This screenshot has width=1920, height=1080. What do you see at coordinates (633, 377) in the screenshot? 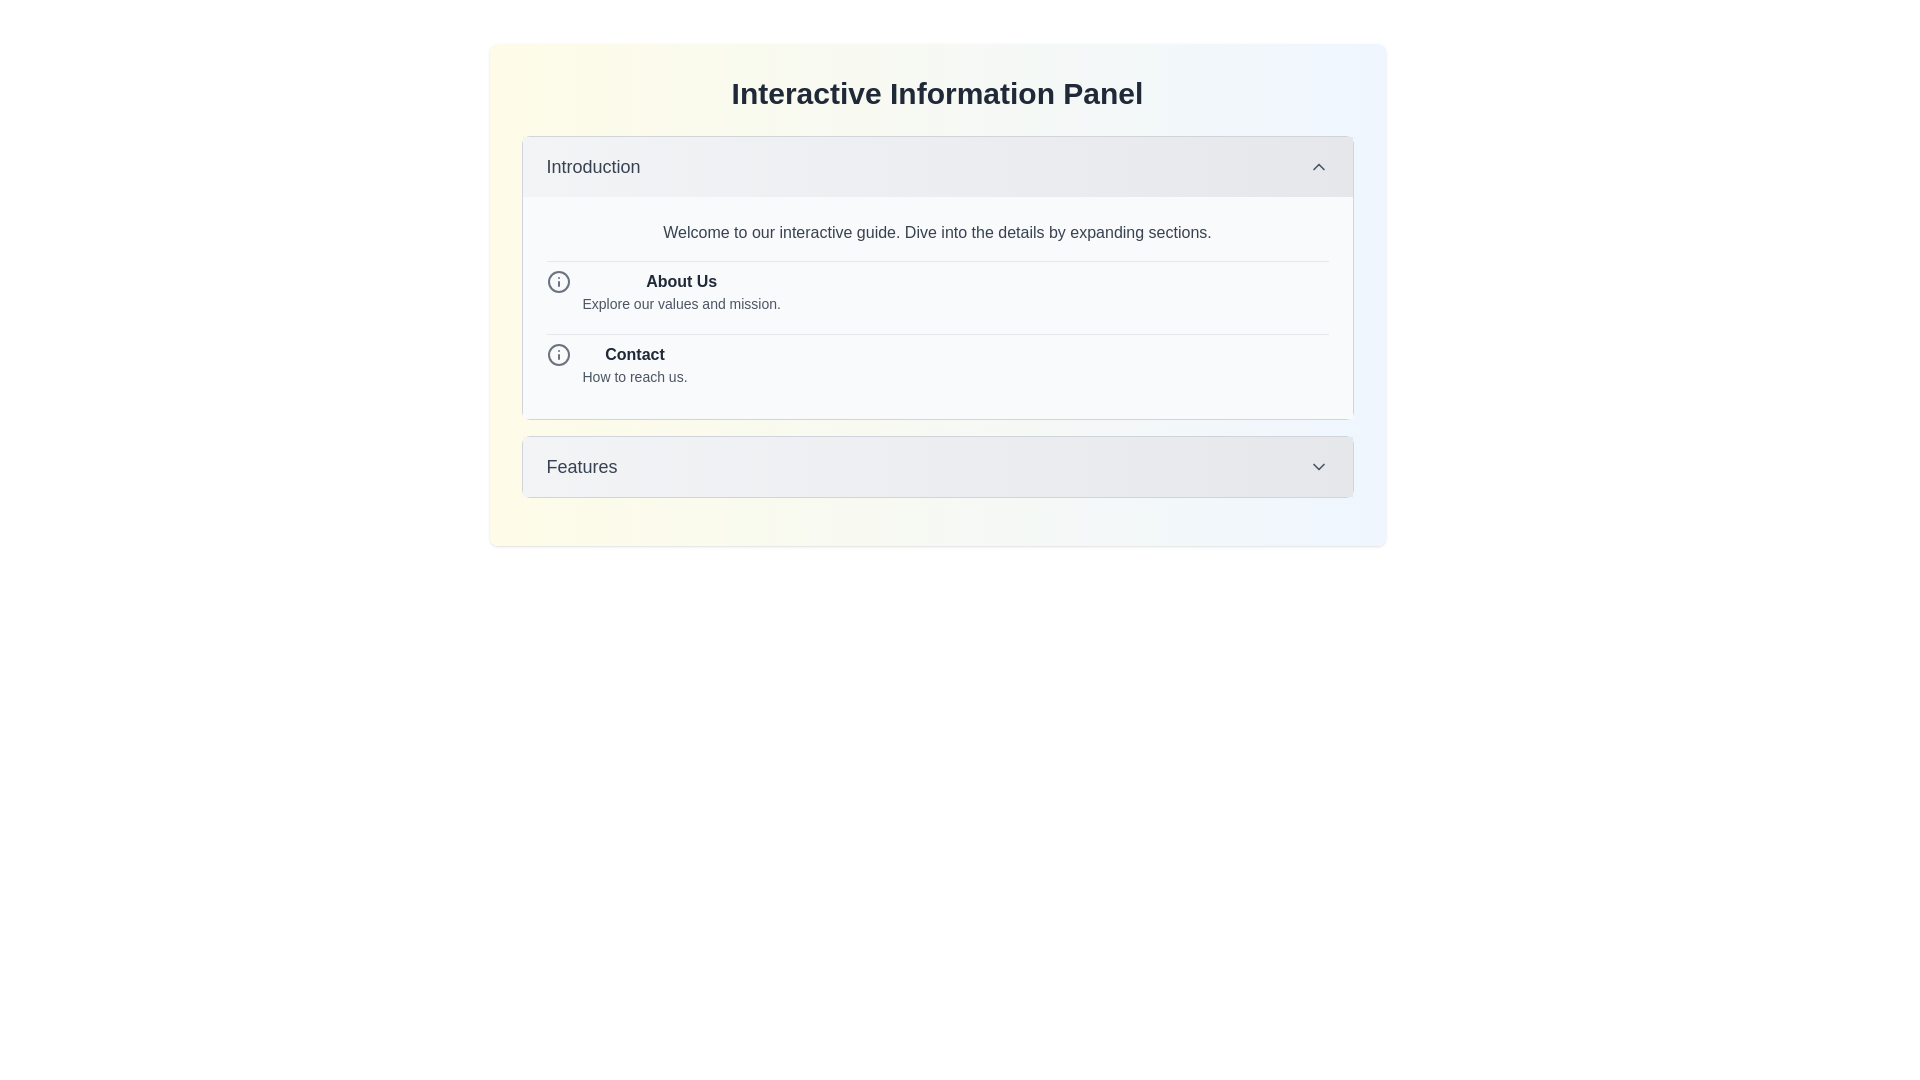
I see `the subtitle text in the 'Contact' section that provides additional context or guidance about the contact information` at bounding box center [633, 377].